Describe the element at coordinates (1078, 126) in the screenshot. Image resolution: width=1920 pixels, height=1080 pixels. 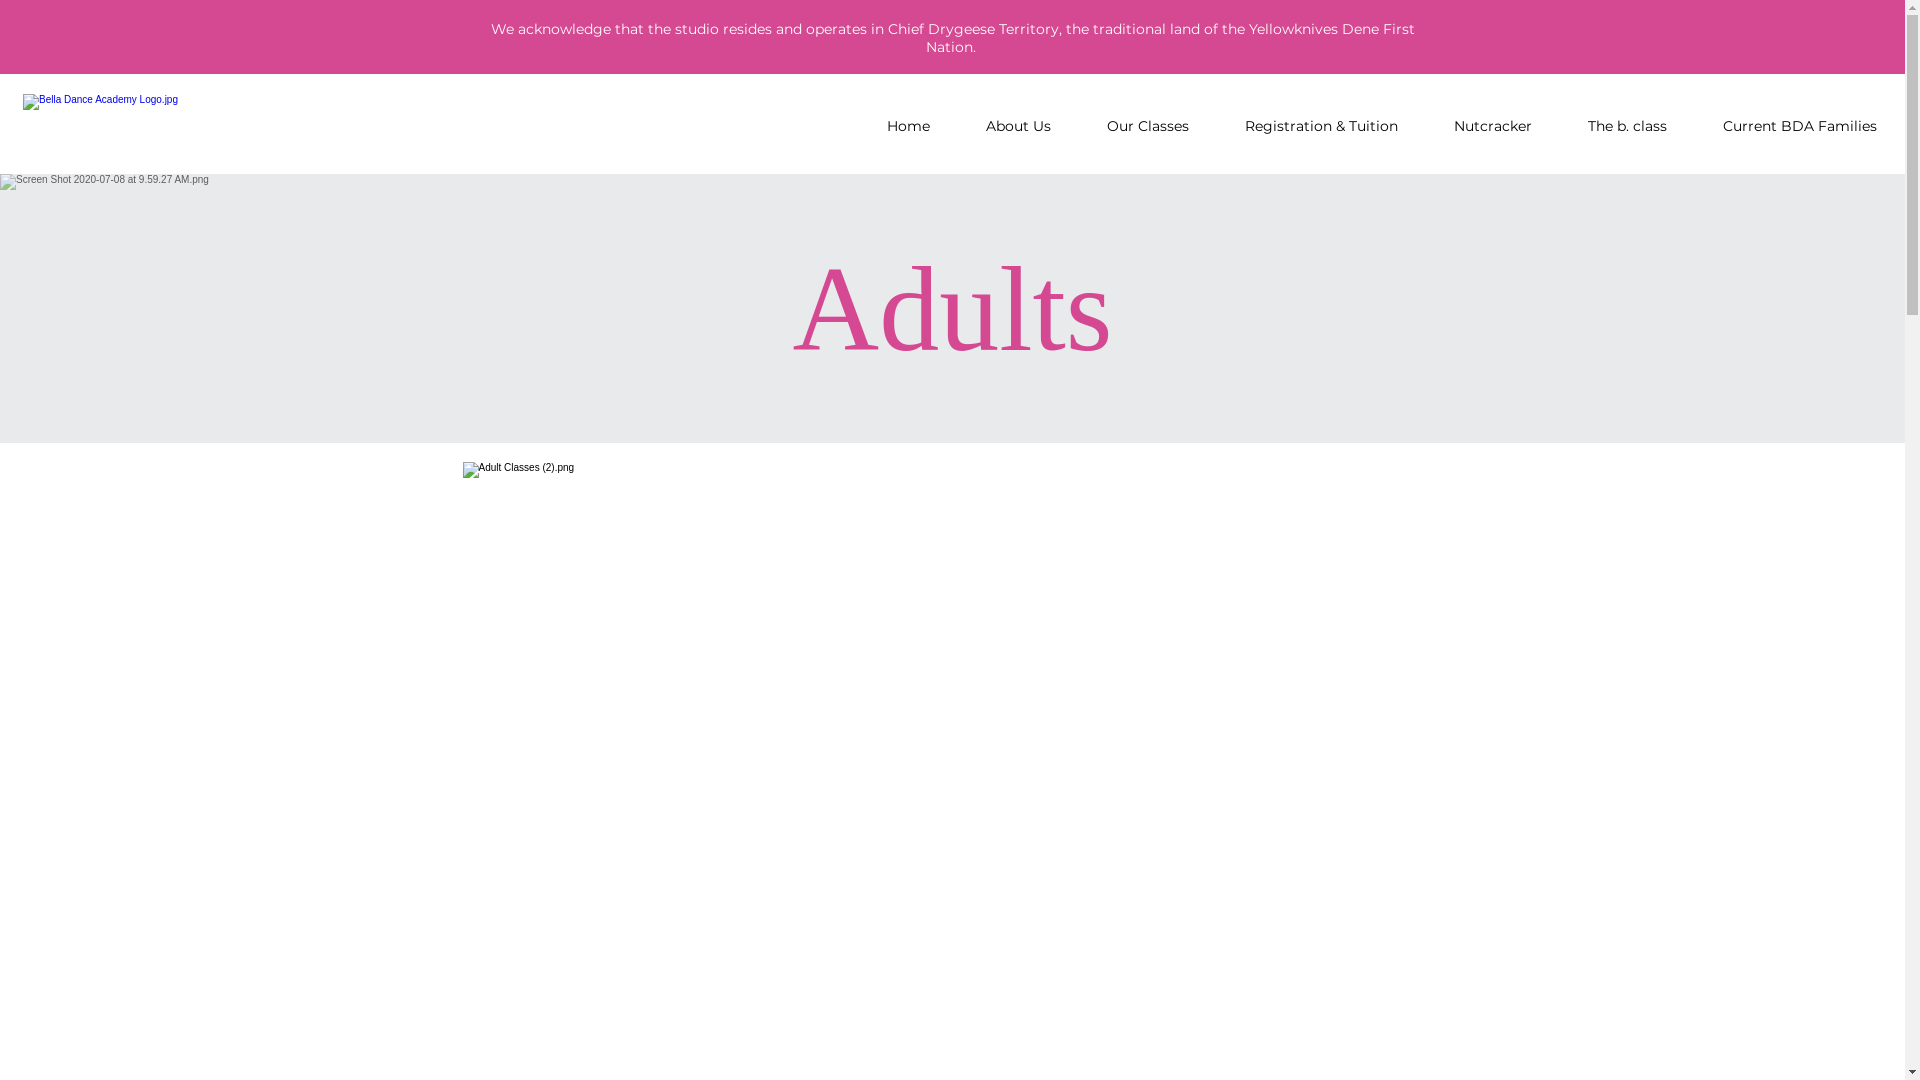
I see `'Our Classes'` at that location.